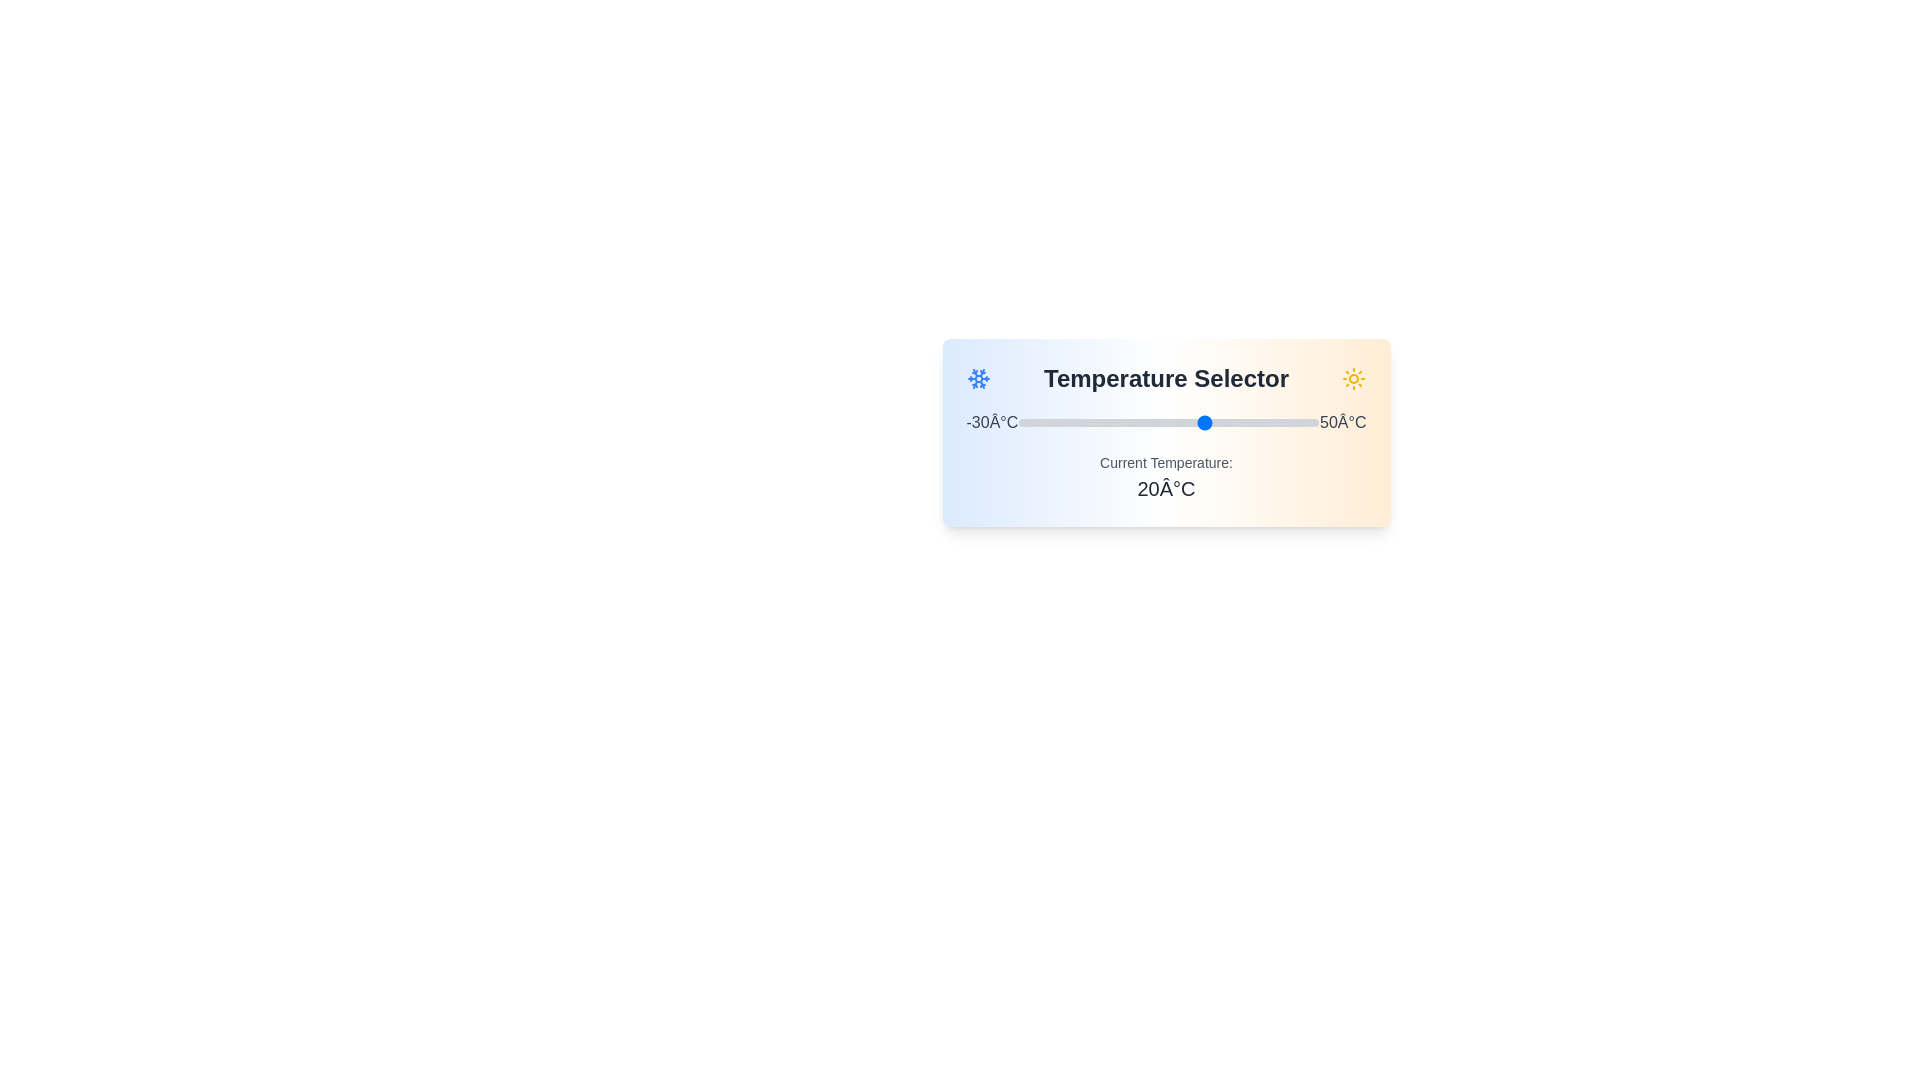 This screenshot has height=1080, width=1920. Describe the element at coordinates (1070, 422) in the screenshot. I see `the temperature slider` at that location.